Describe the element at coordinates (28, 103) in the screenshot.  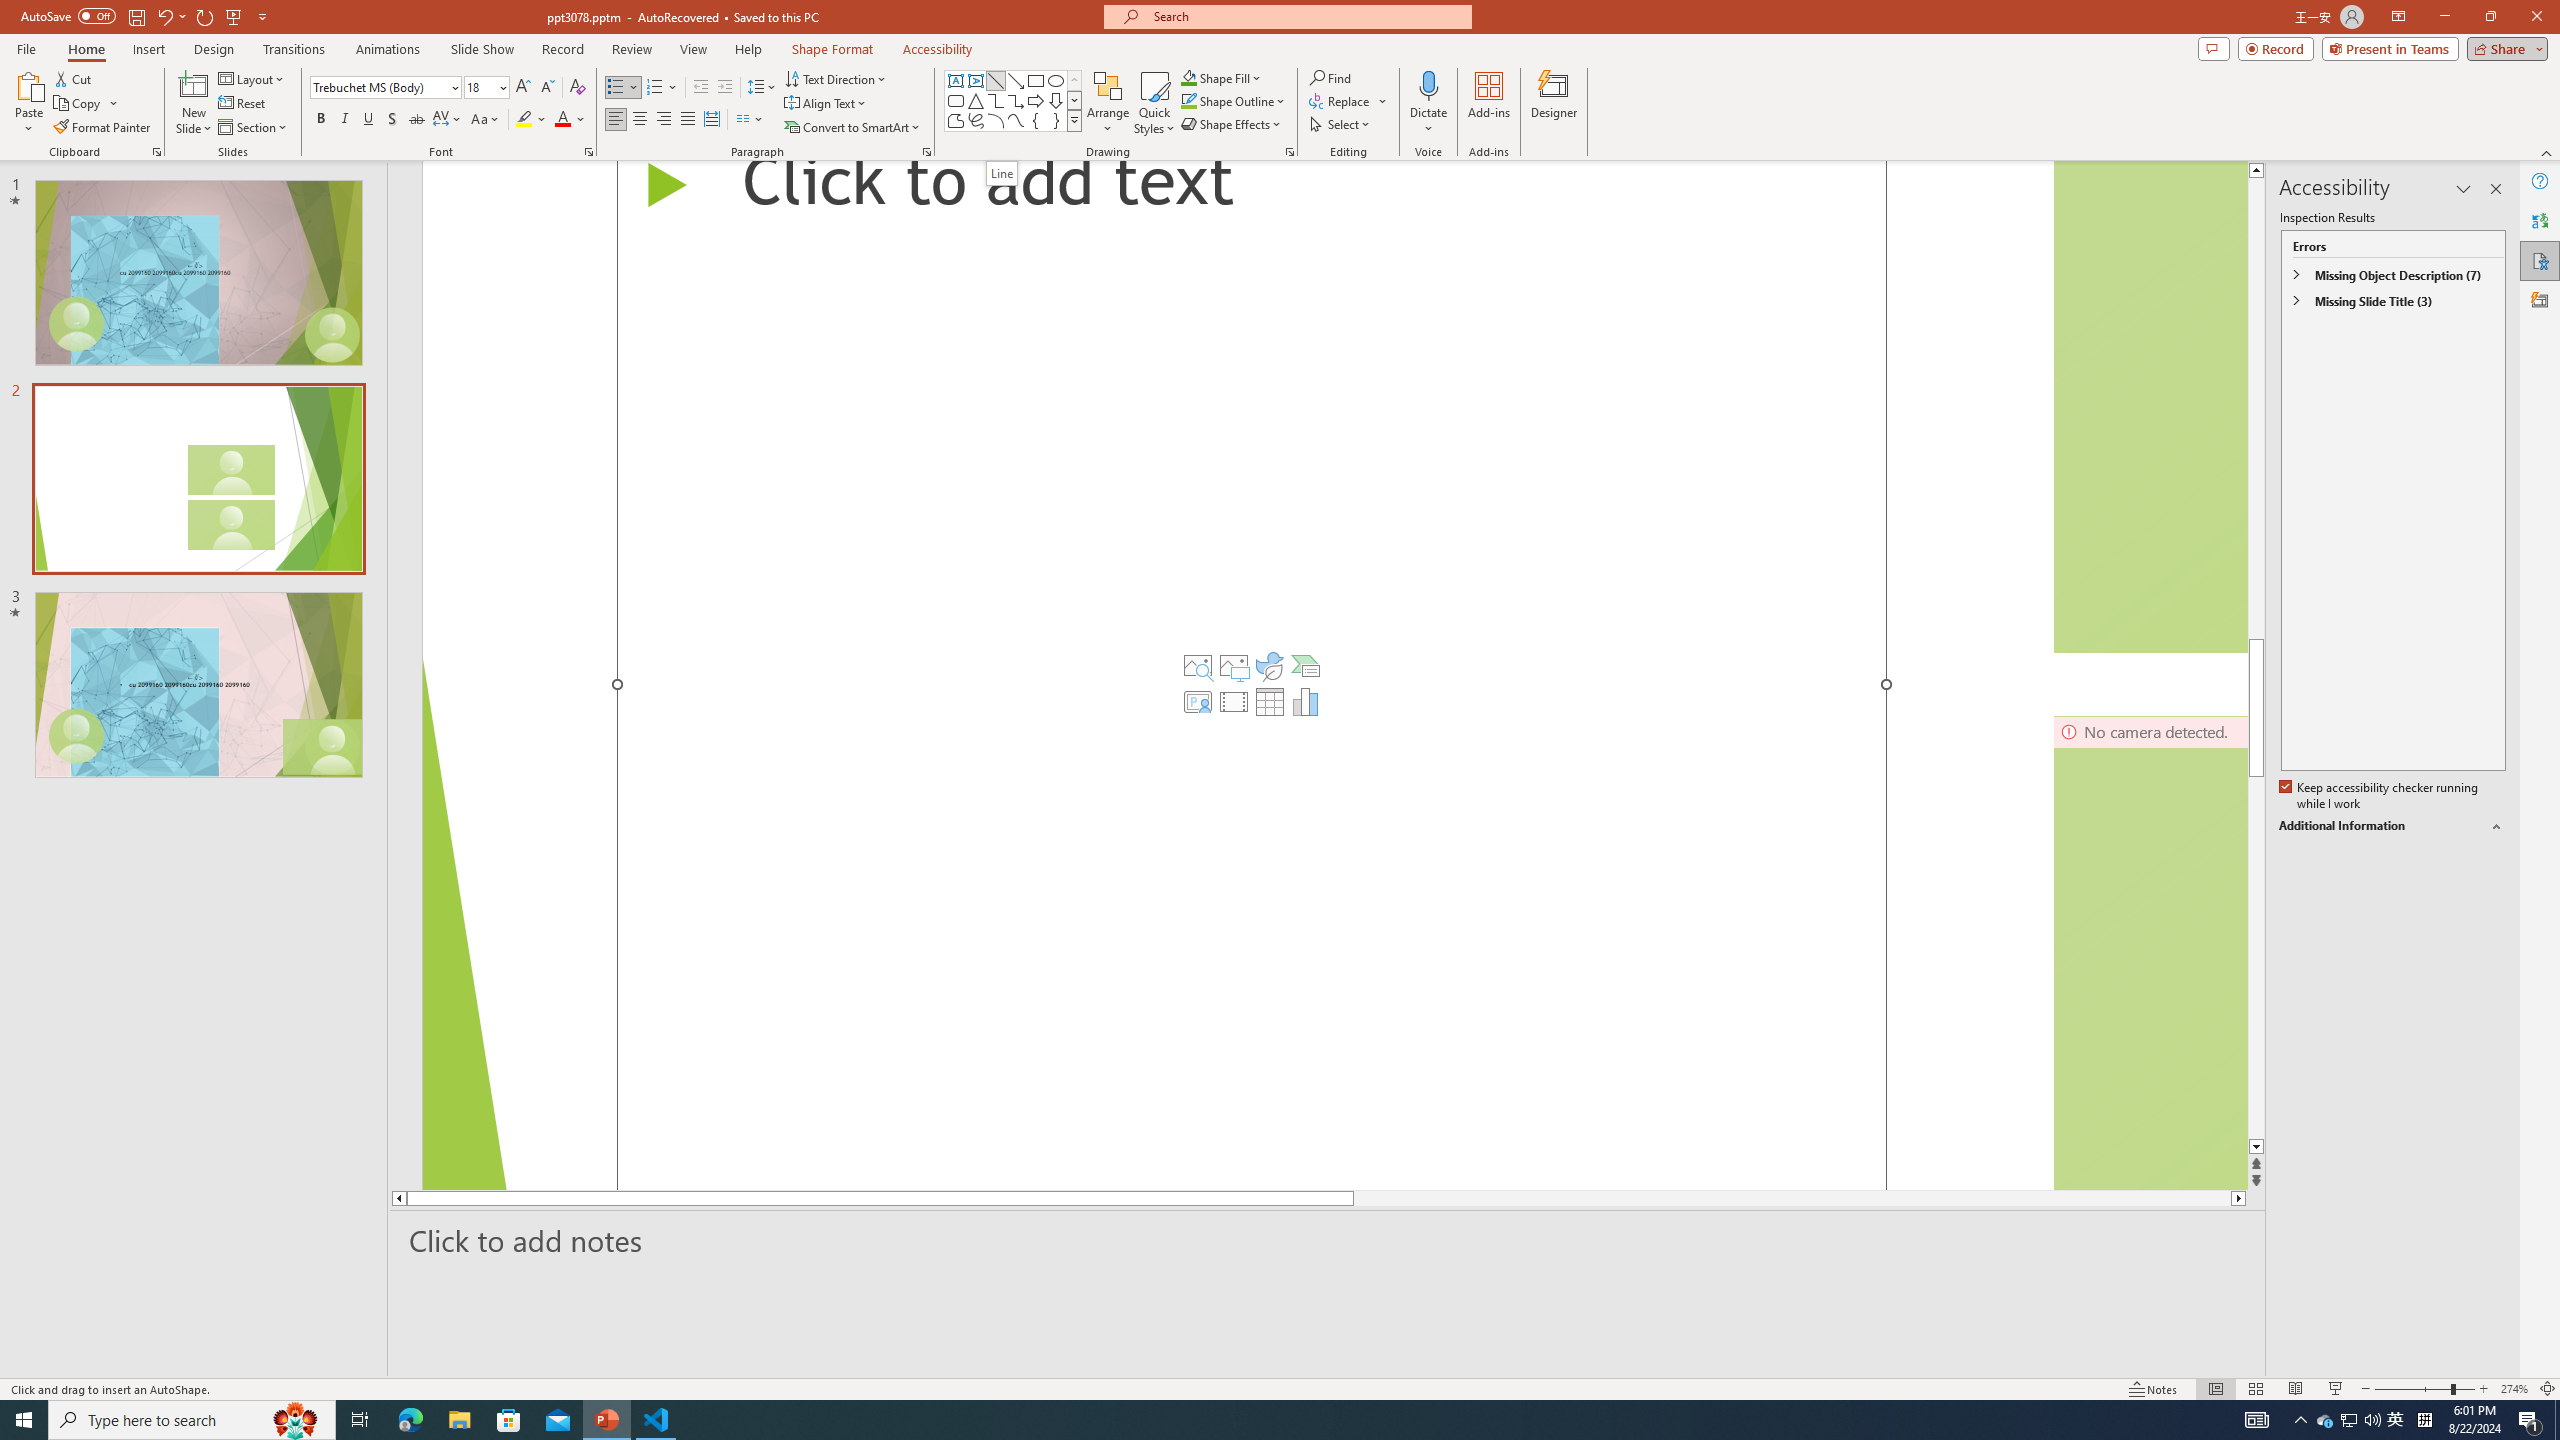
I see `'Paste'` at that location.